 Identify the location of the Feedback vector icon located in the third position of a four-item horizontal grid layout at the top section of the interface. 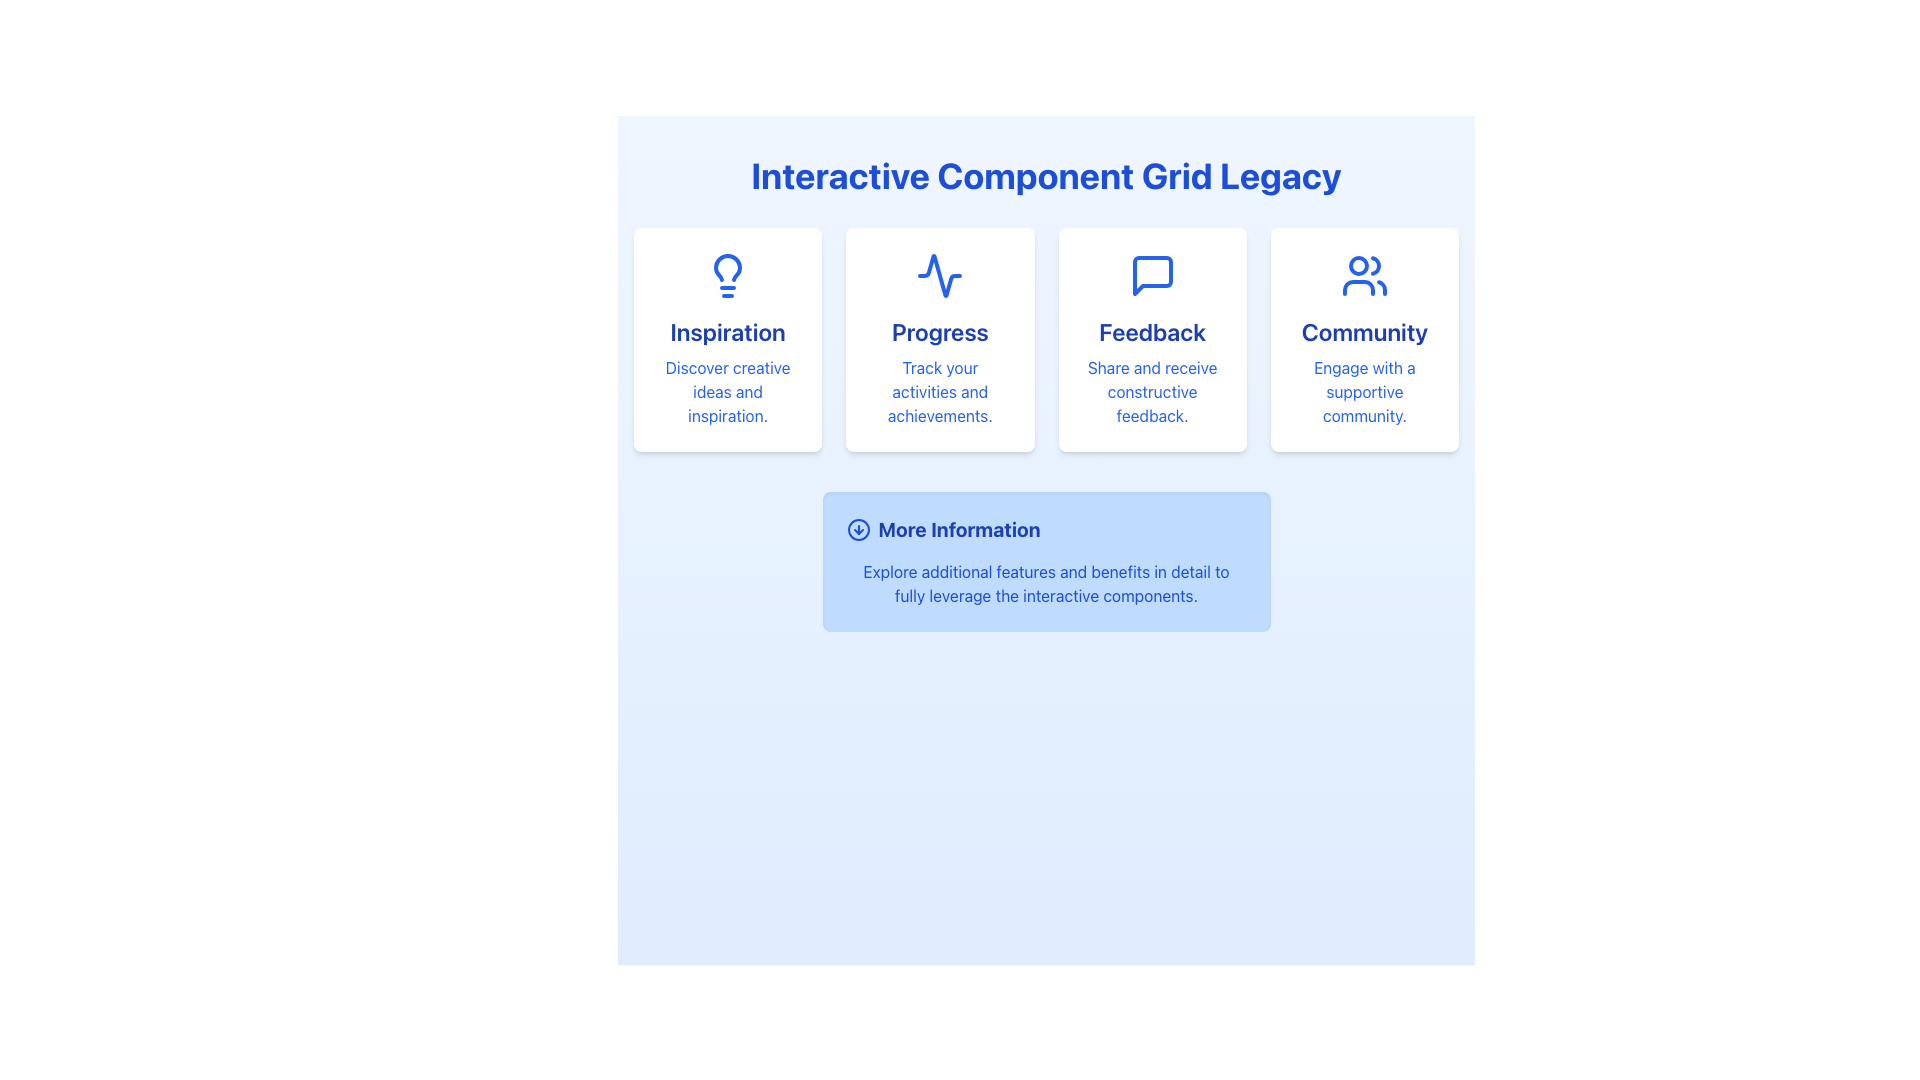
(1152, 276).